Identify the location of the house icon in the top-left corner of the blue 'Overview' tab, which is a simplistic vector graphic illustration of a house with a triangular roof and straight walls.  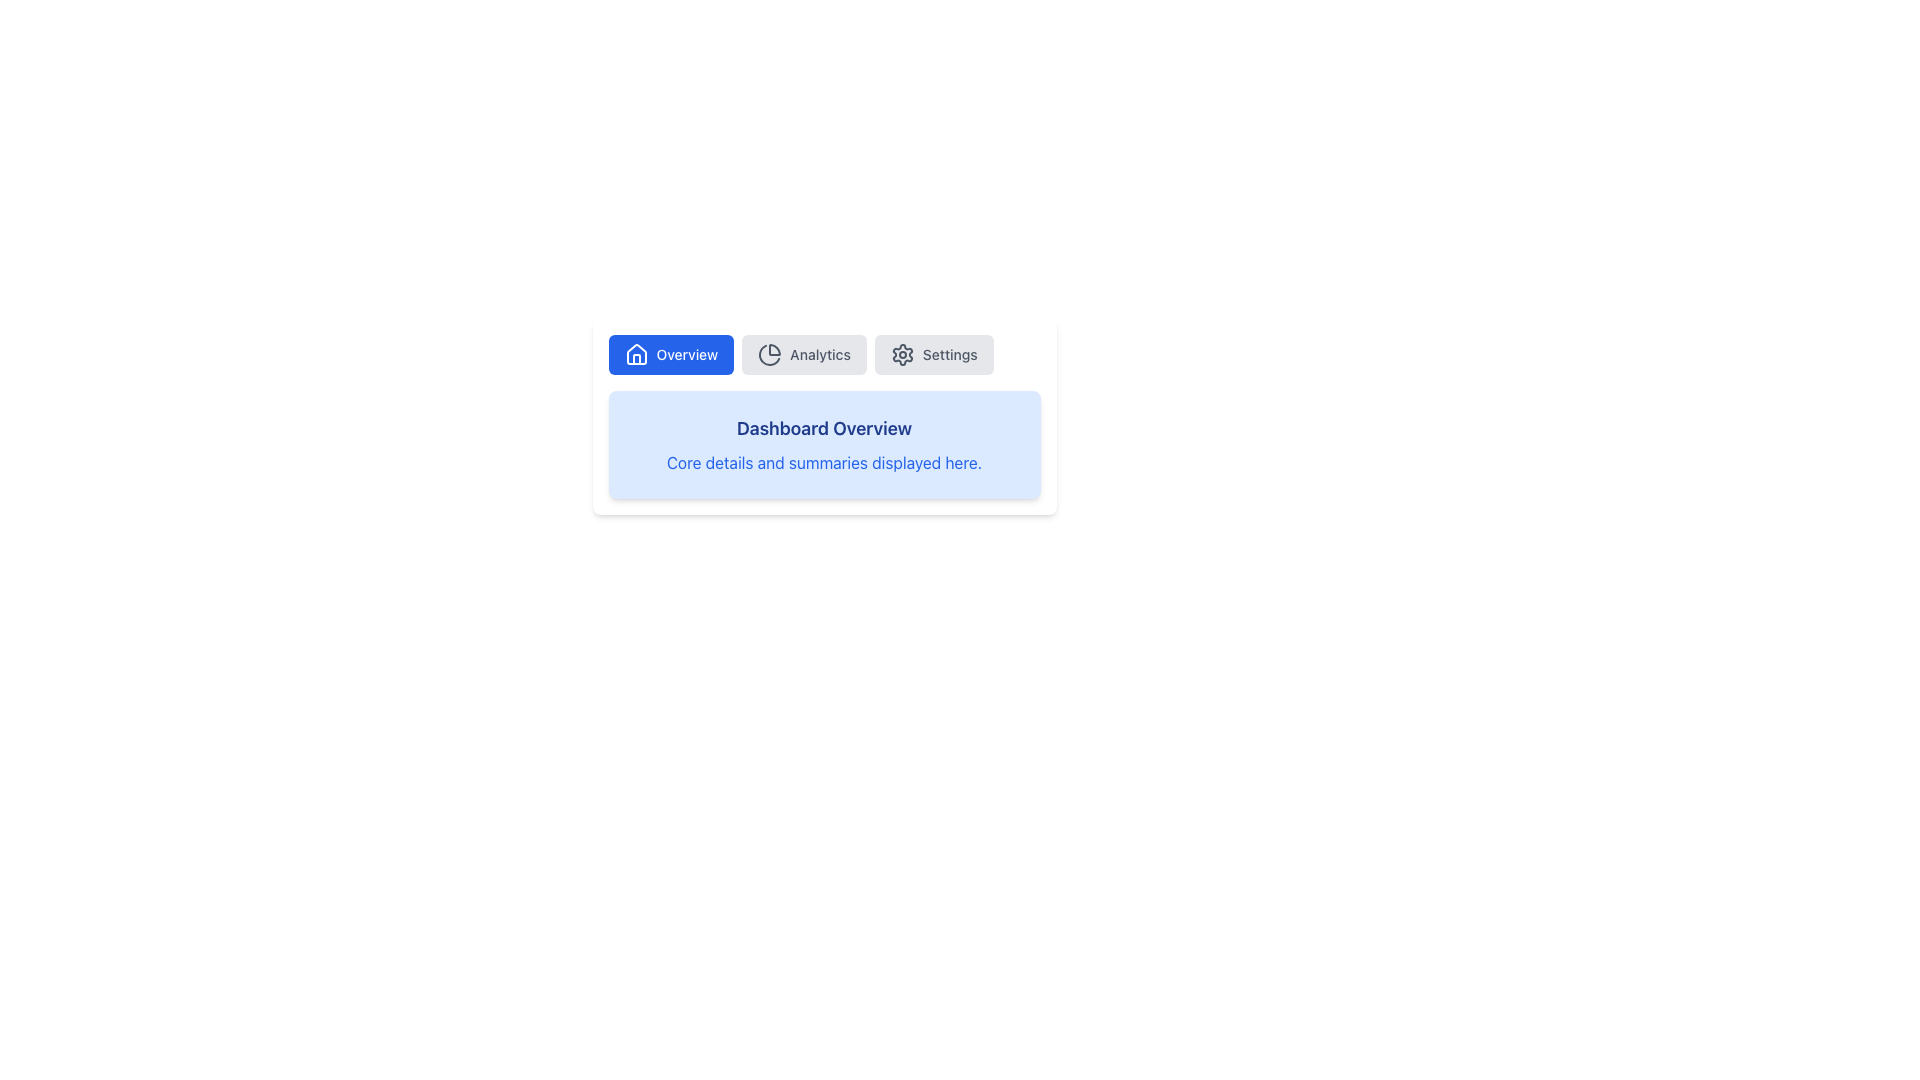
(635, 353).